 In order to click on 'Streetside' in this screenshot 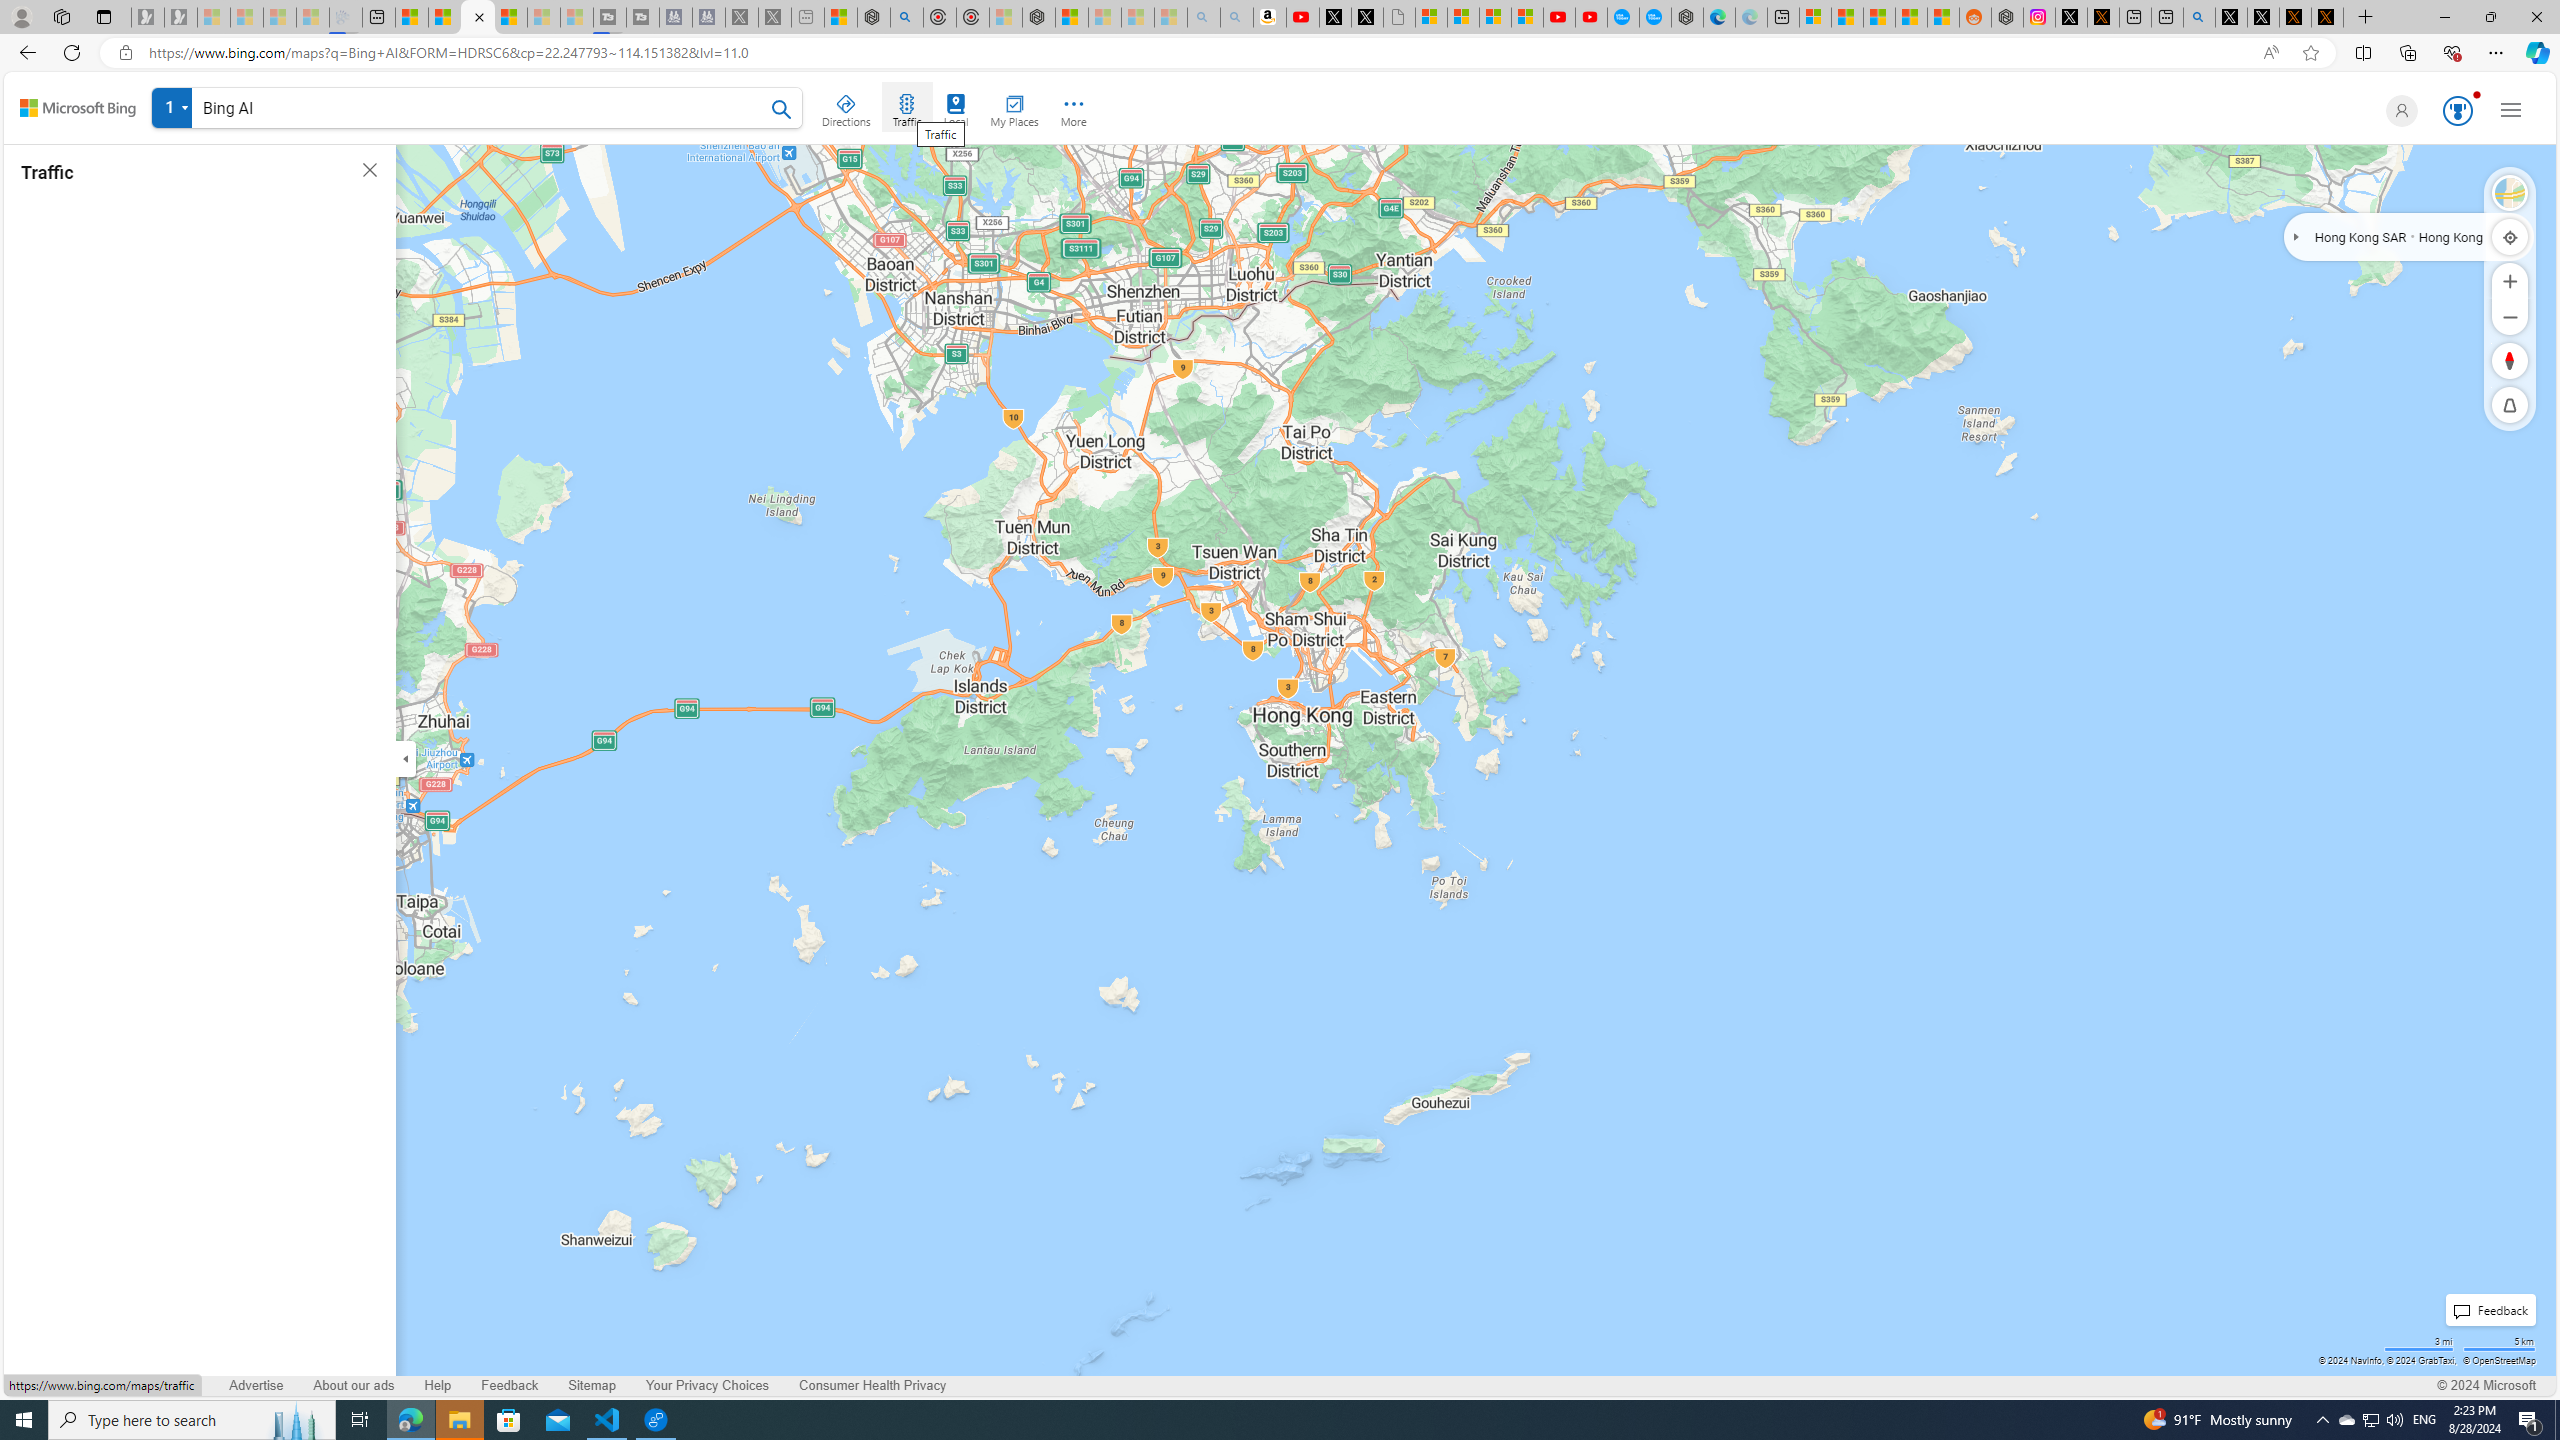, I will do `click(2510, 192)`.